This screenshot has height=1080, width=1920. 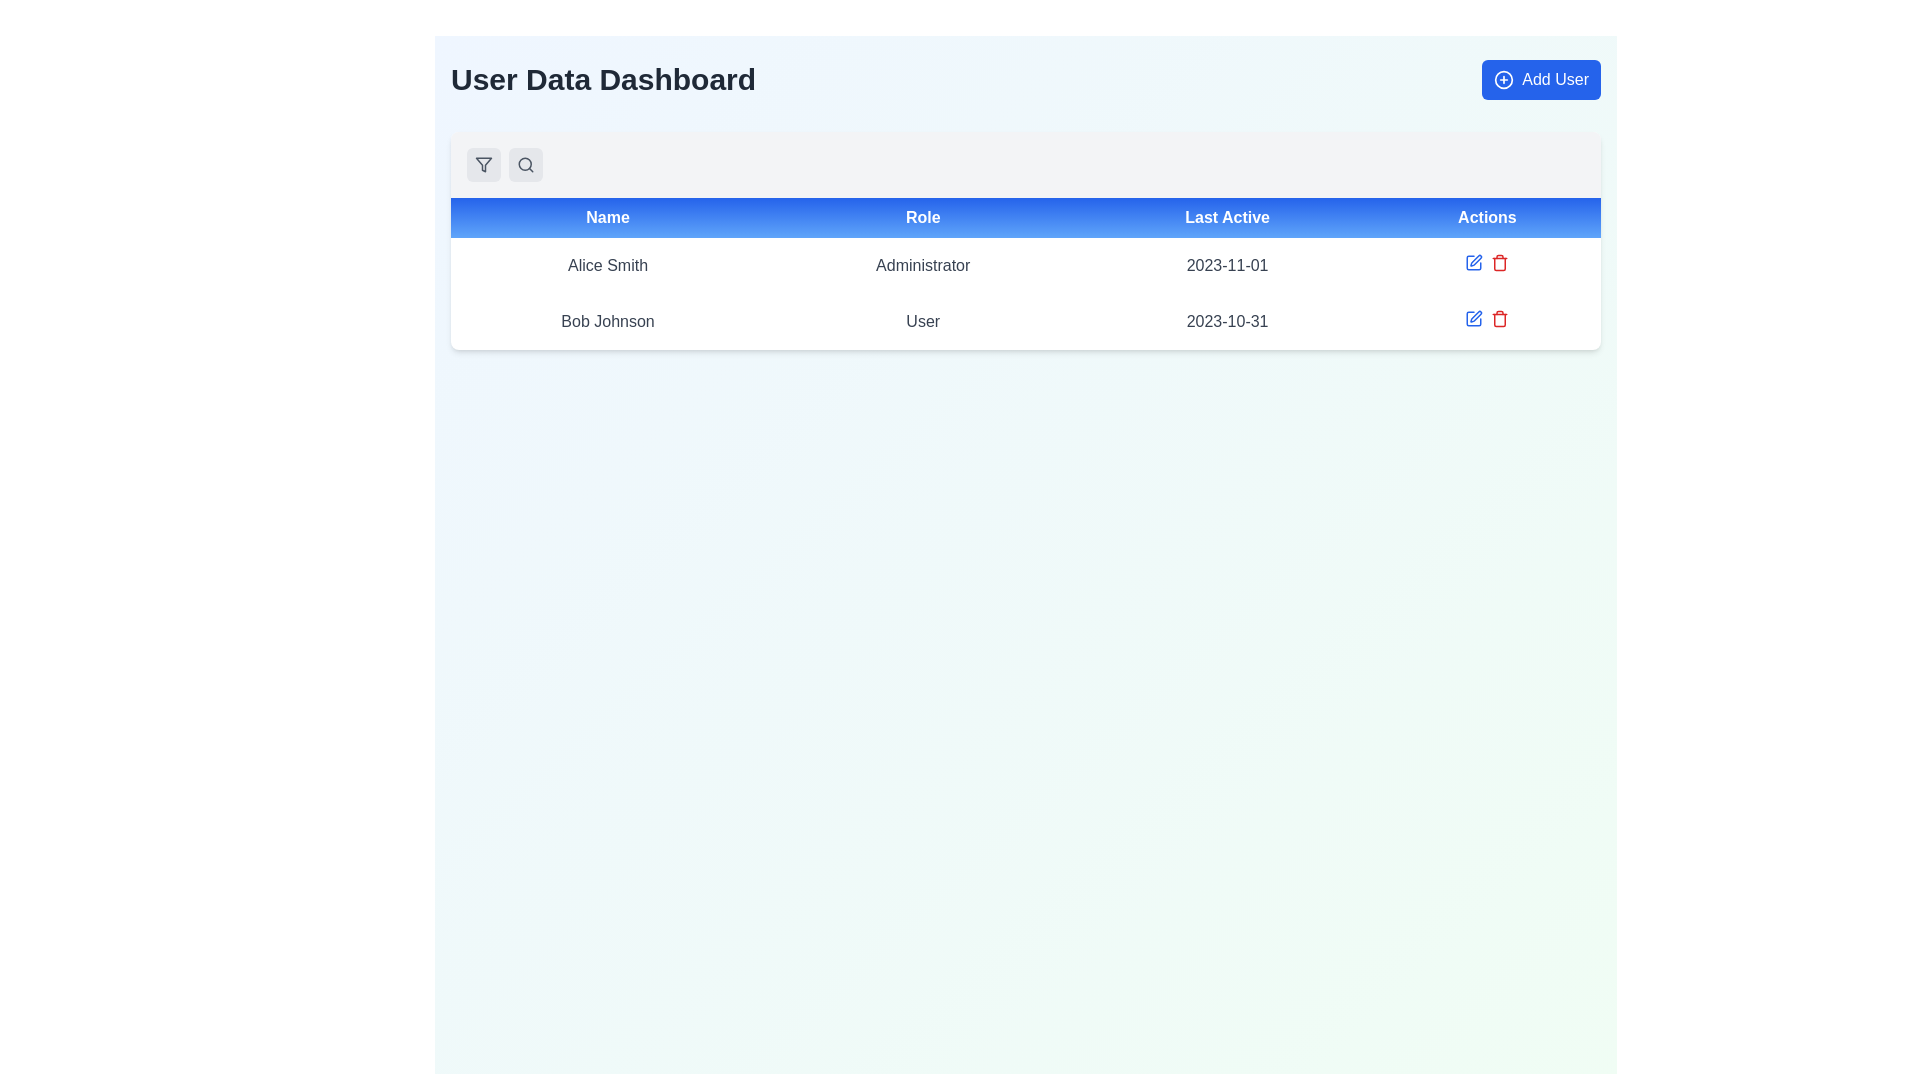 I want to click on the triangular filter icon located in the menu bar area to the left of the search icon, so click(x=484, y=164).